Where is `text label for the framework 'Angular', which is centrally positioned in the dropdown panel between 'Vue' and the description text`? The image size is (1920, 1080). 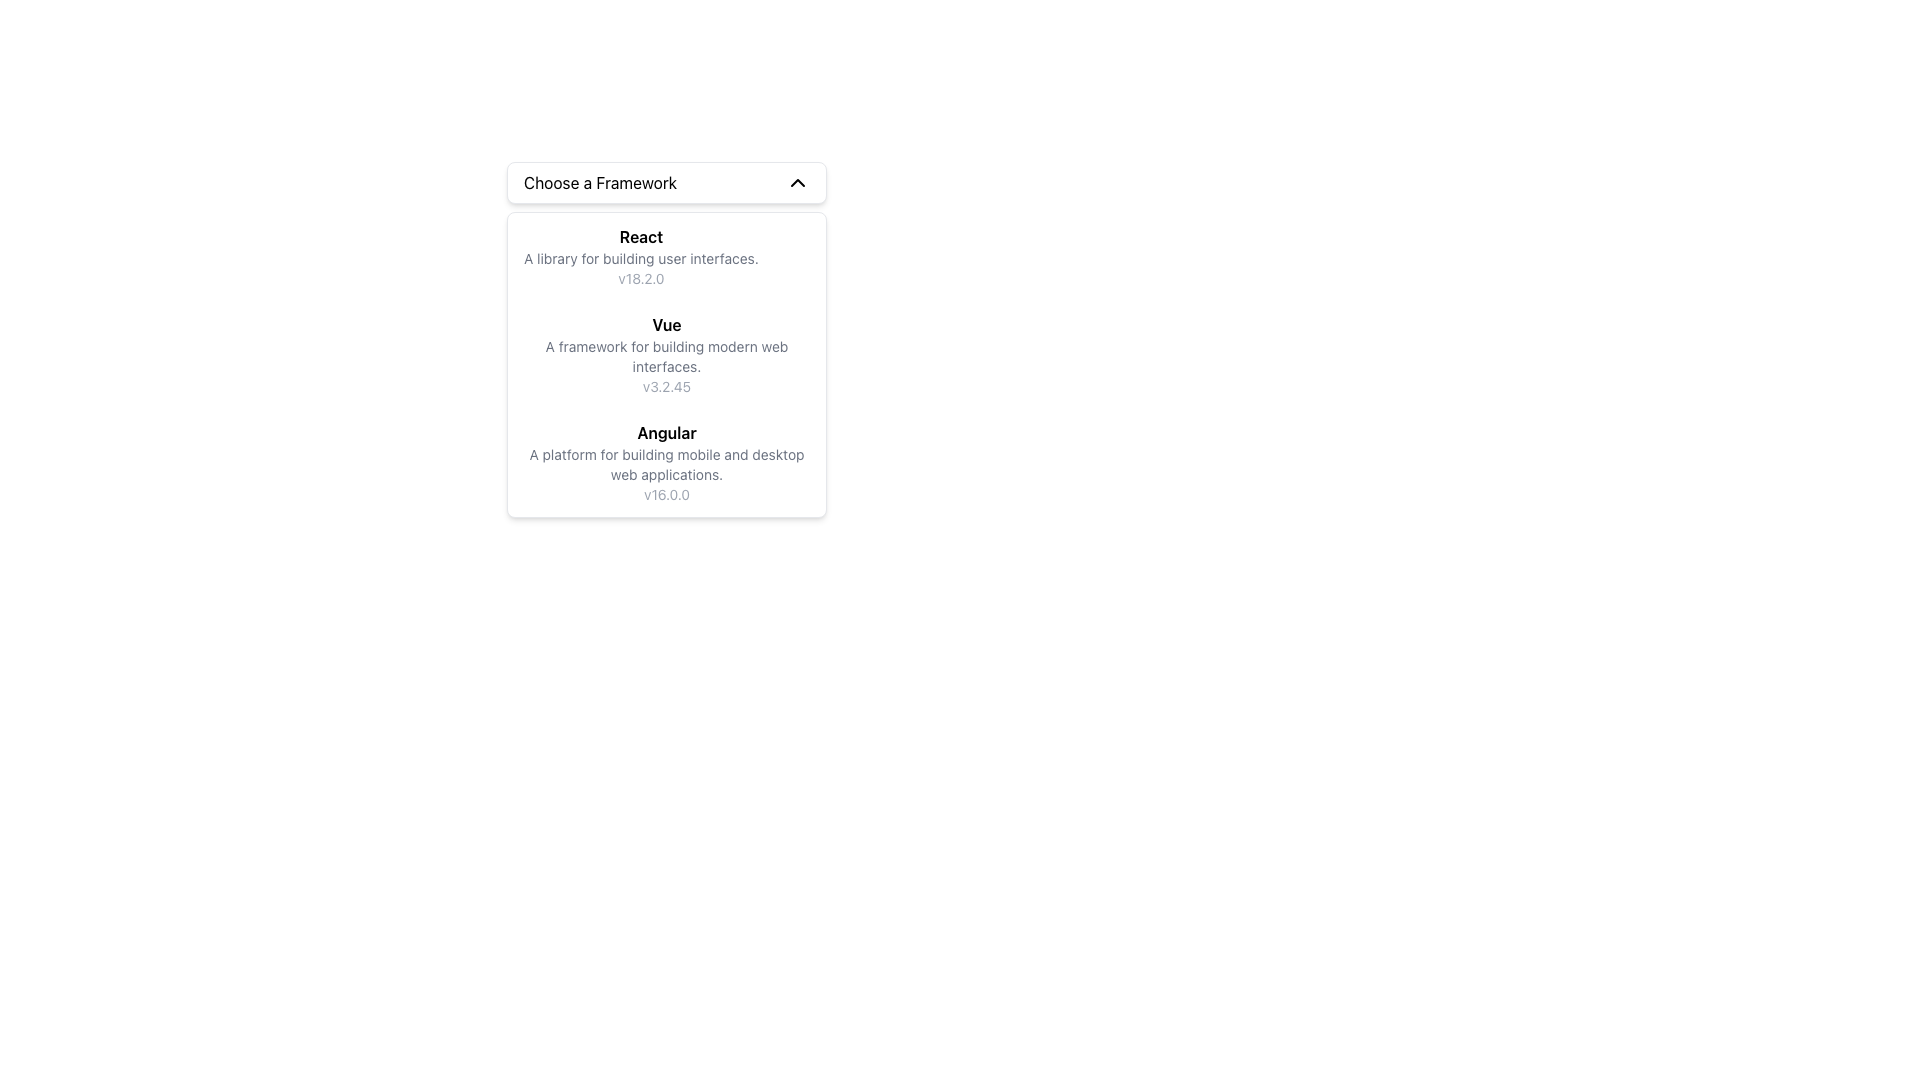
text label for the framework 'Angular', which is centrally positioned in the dropdown panel between 'Vue' and the description text is located at coordinates (667, 431).